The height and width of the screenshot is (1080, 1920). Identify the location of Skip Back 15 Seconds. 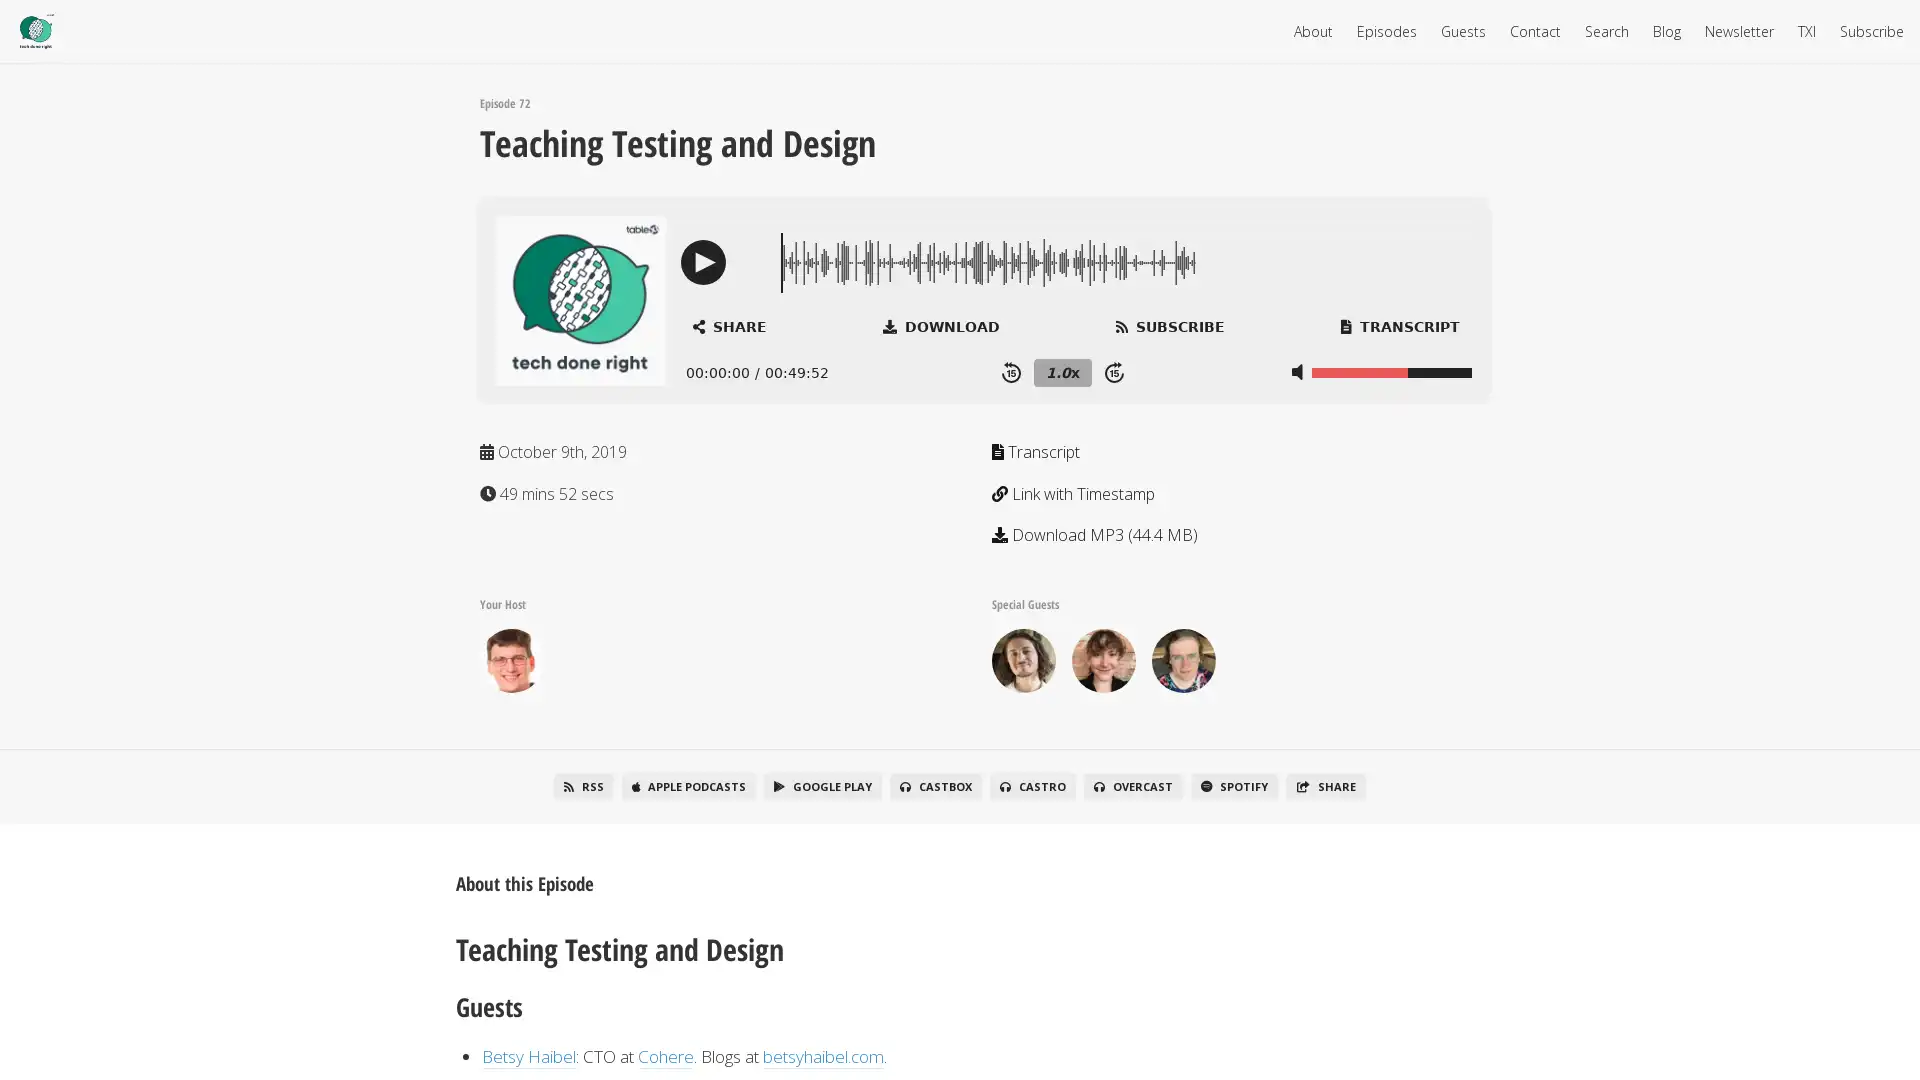
(1011, 371).